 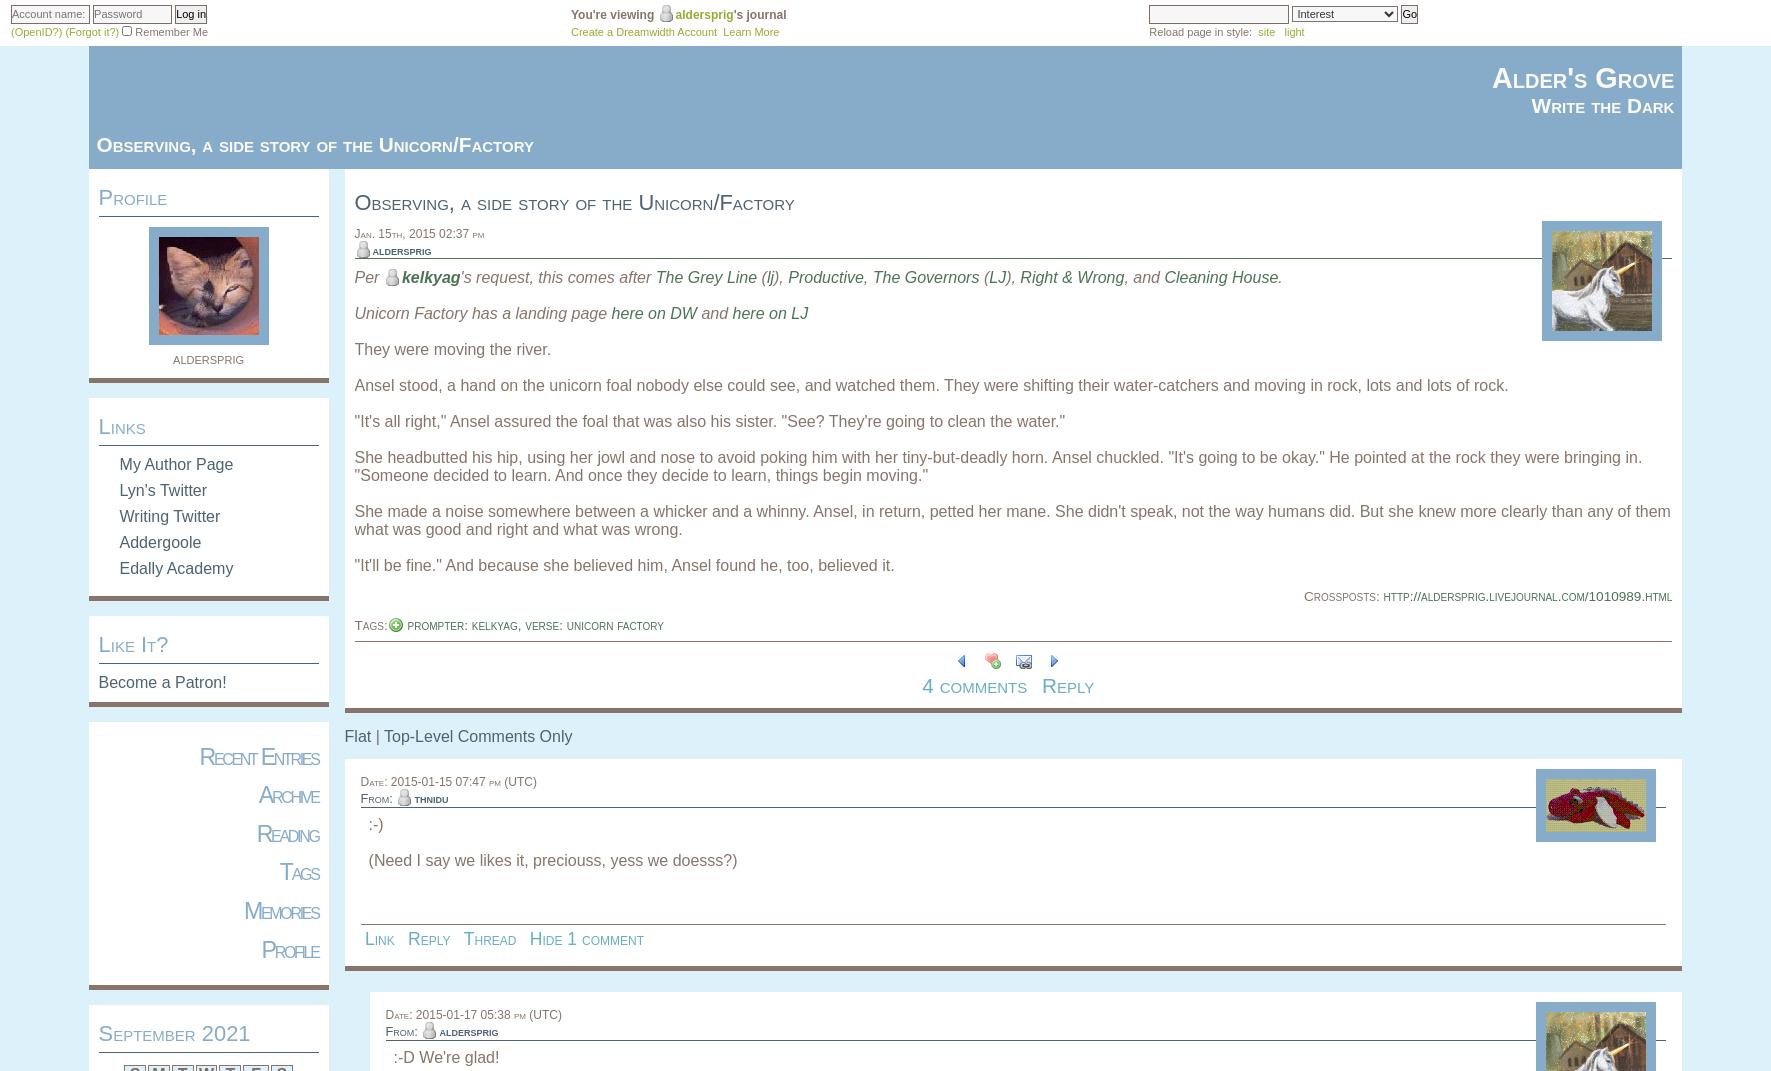 What do you see at coordinates (1257, 29) in the screenshot?
I see `'site'` at bounding box center [1257, 29].